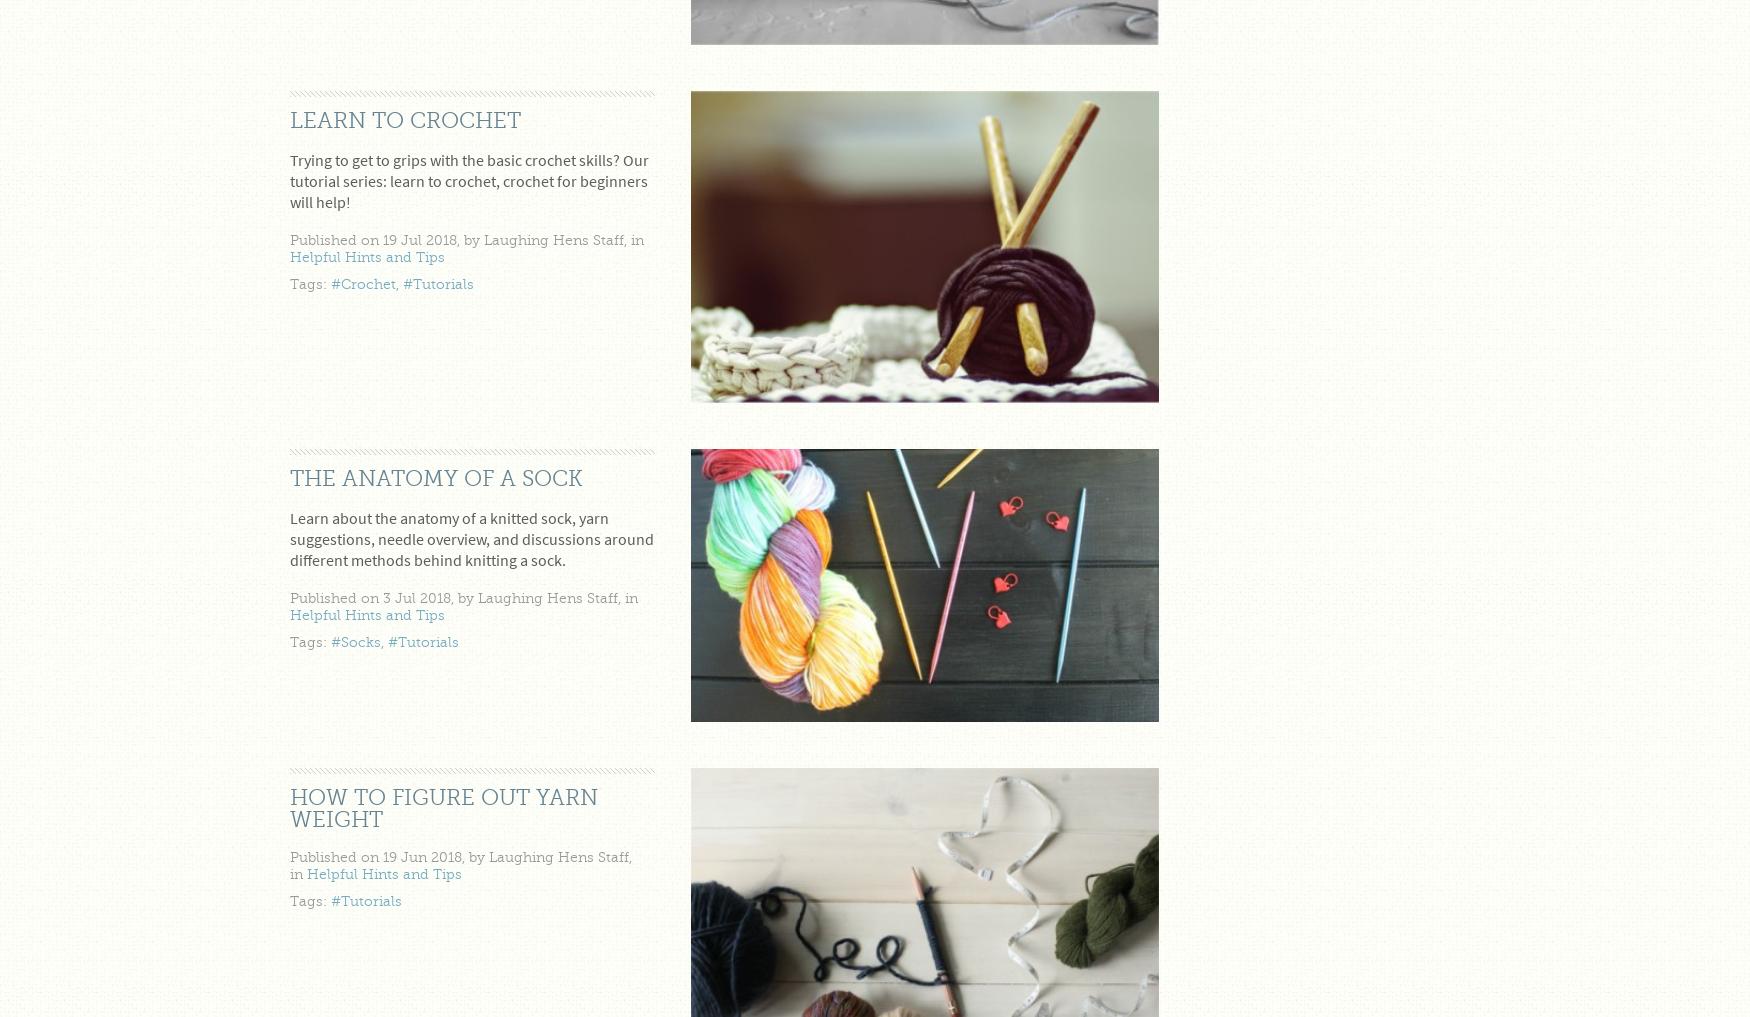 Image resolution: width=1750 pixels, height=1017 pixels. I want to click on '#Crochet', so click(363, 284).